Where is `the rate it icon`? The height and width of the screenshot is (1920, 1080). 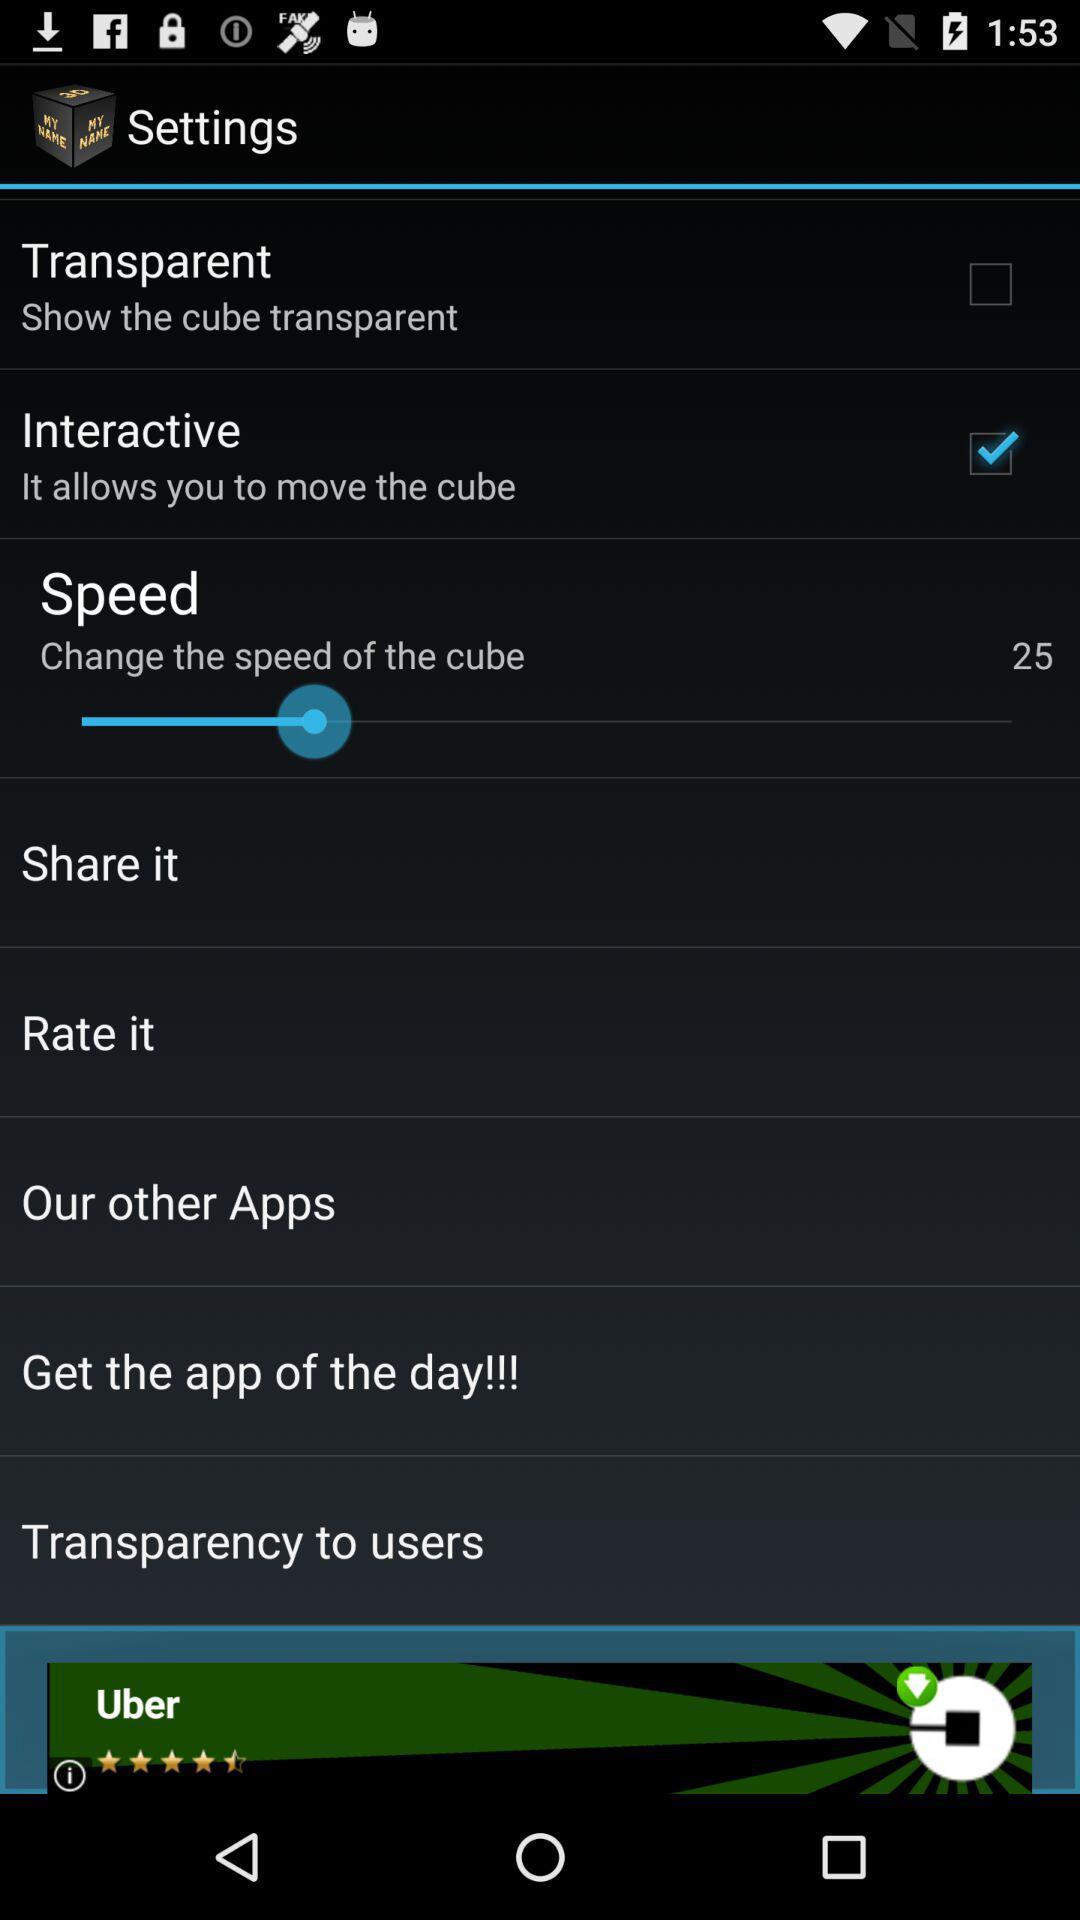 the rate it icon is located at coordinates (87, 1031).